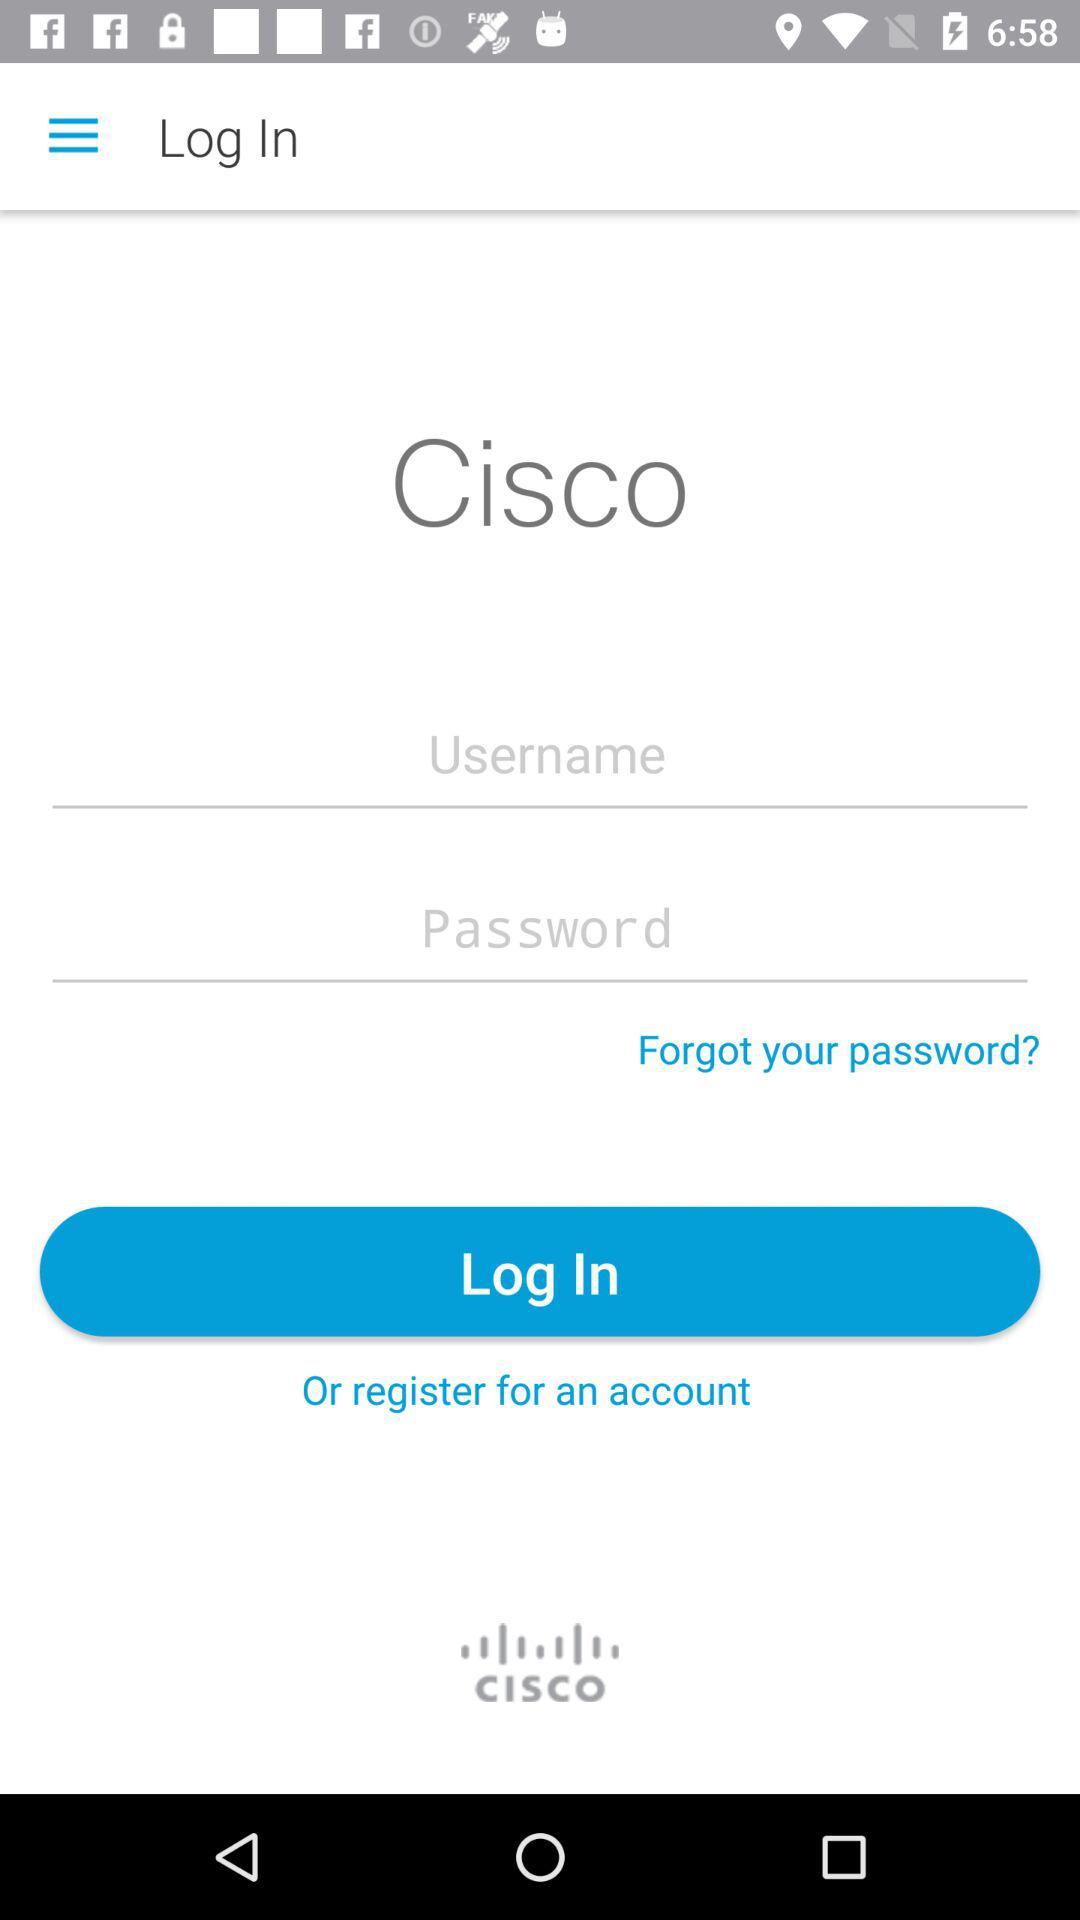  What do you see at coordinates (525, 1388) in the screenshot?
I see `or register for` at bounding box center [525, 1388].